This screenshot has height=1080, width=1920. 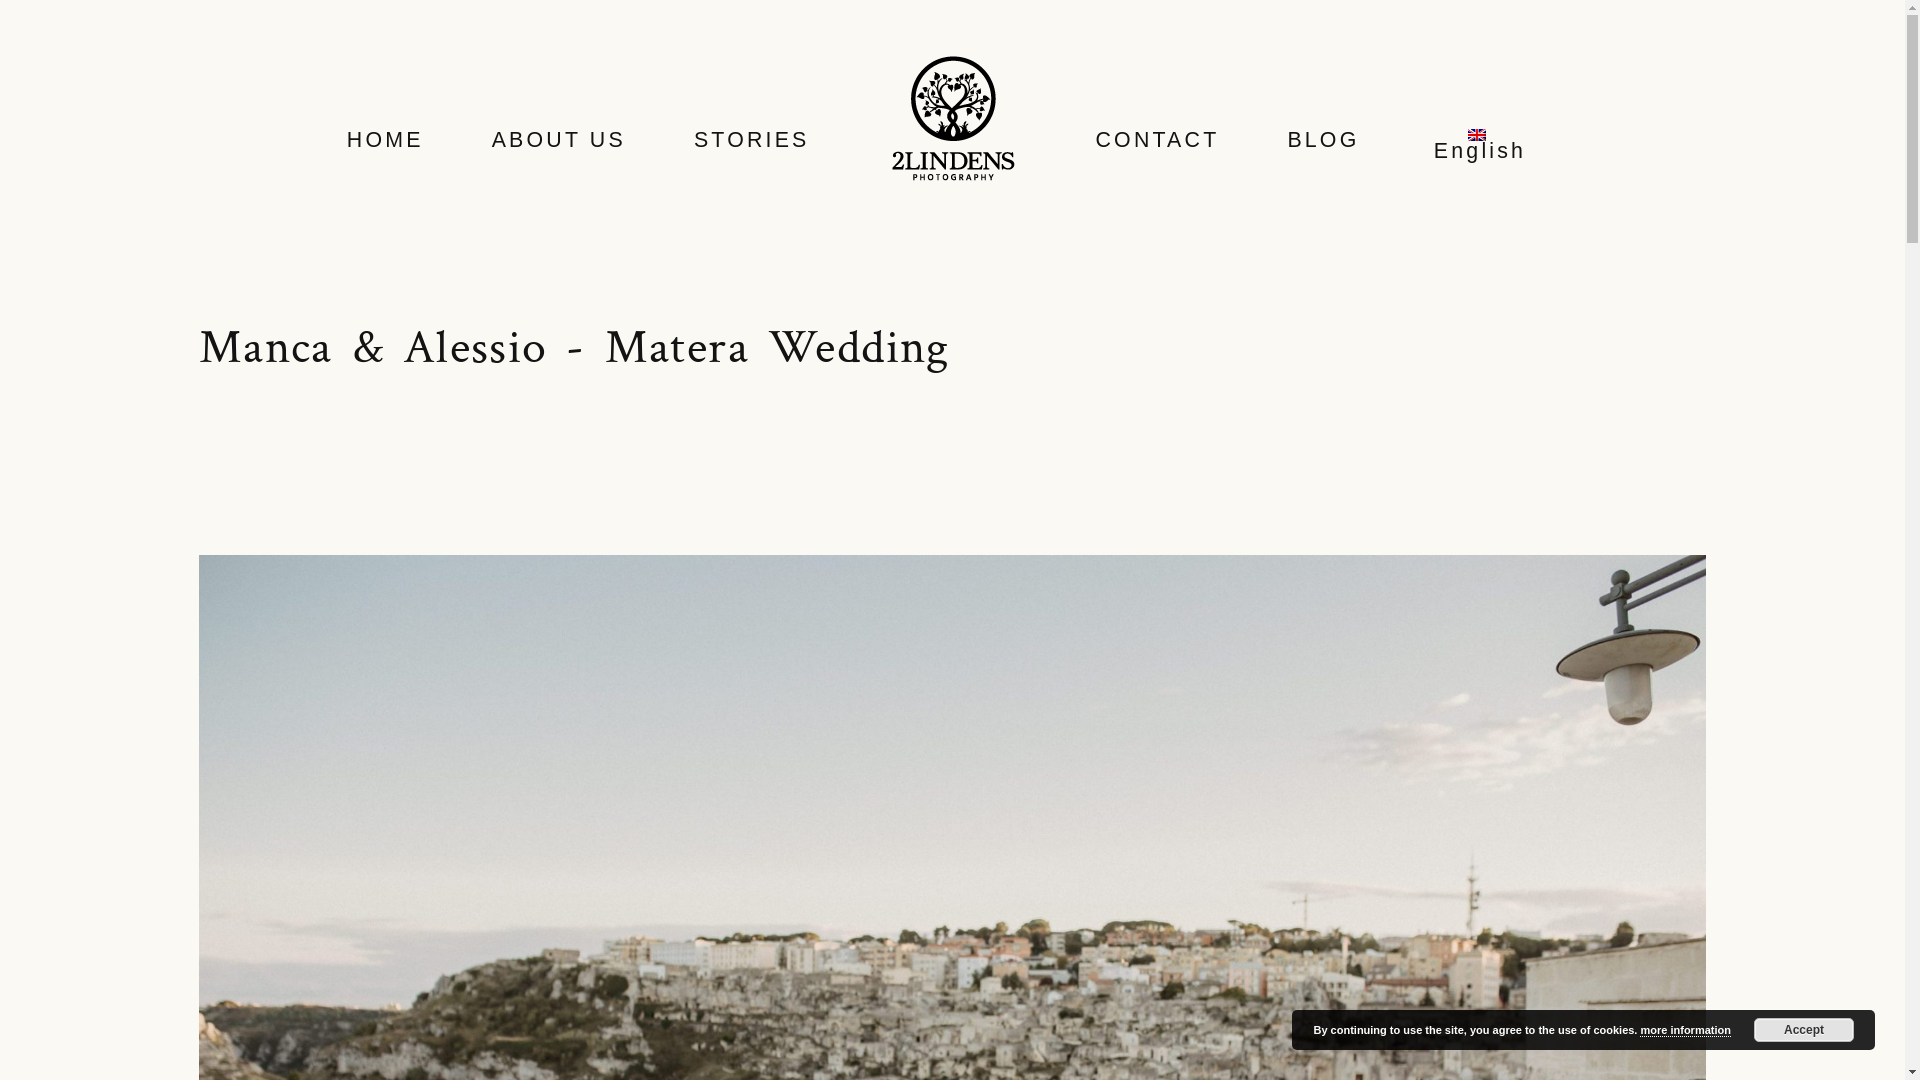 What do you see at coordinates (1683, 1030) in the screenshot?
I see `'more information'` at bounding box center [1683, 1030].